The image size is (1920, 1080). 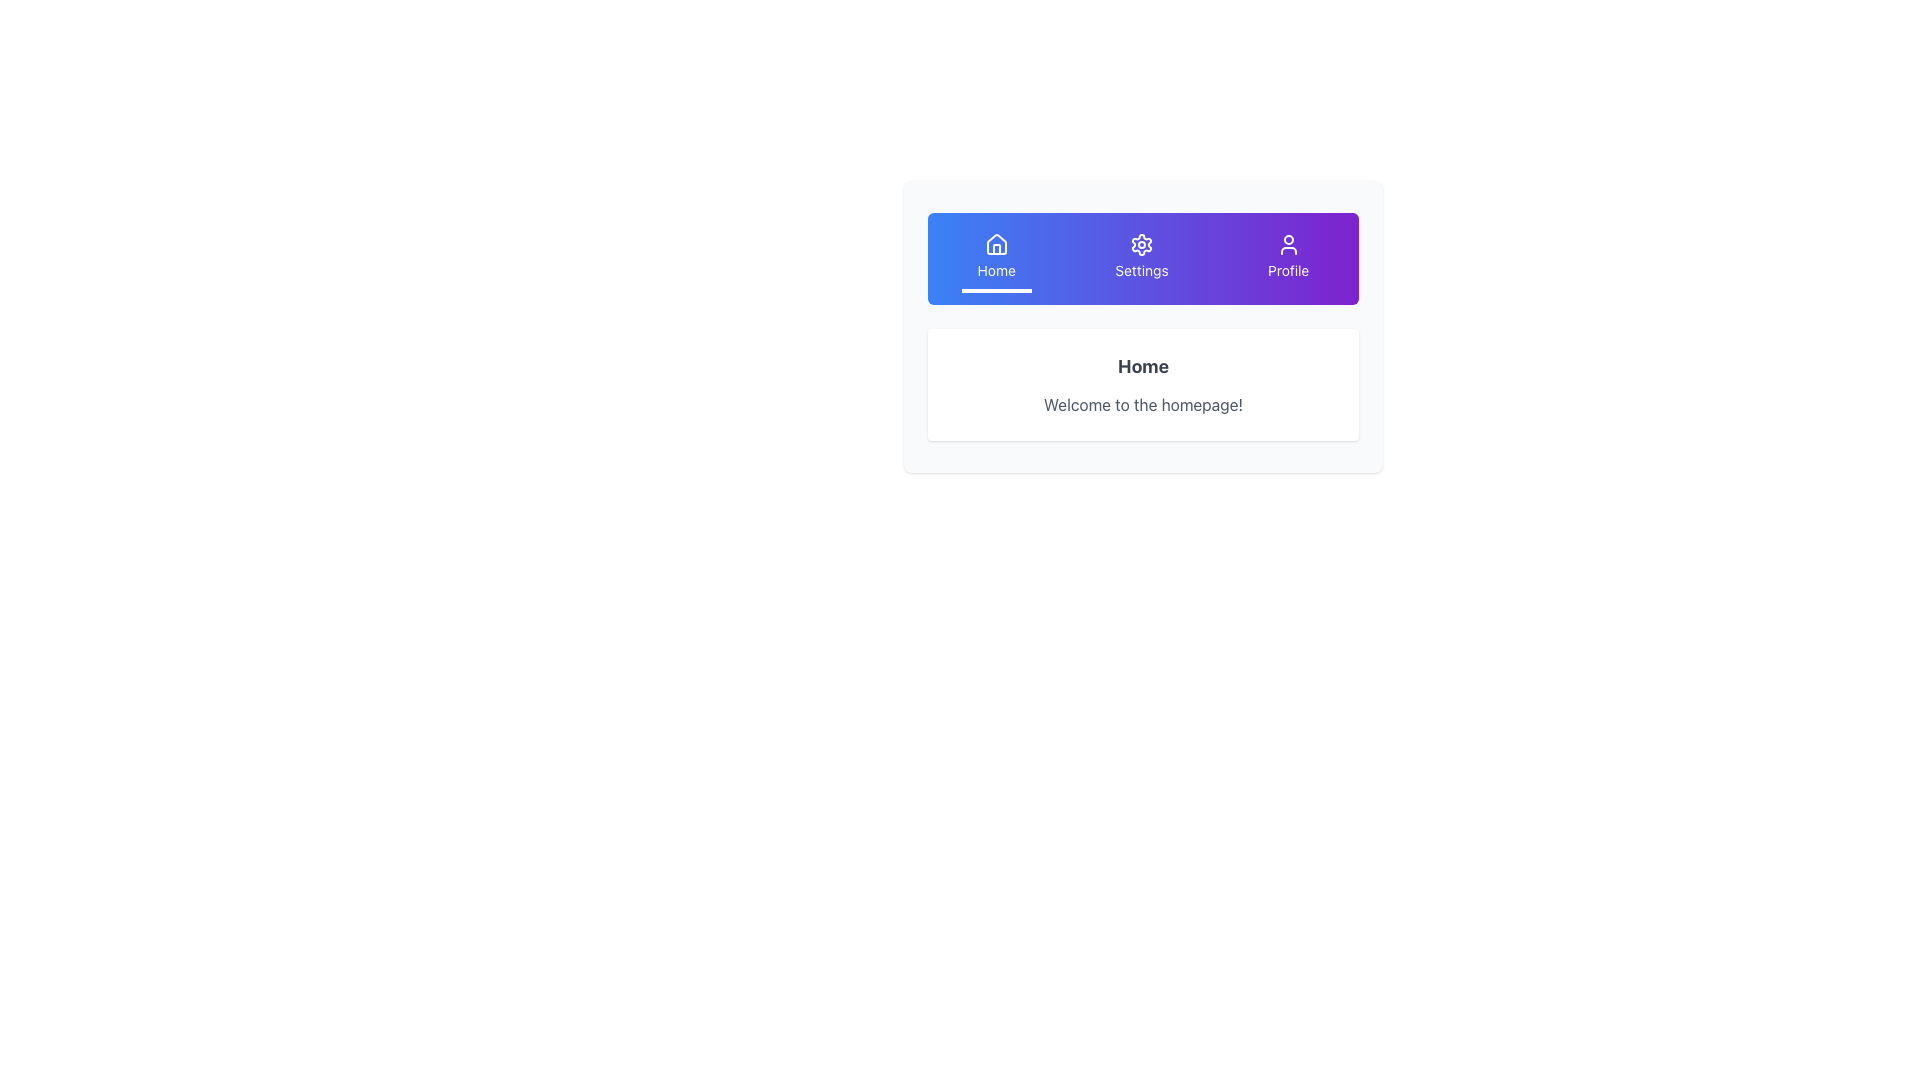 What do you see at coordinates (996, 257) in the screenshot?
I see `the navigation button at the top left of the card to trigger its animation` at bounding box center [996, 257].